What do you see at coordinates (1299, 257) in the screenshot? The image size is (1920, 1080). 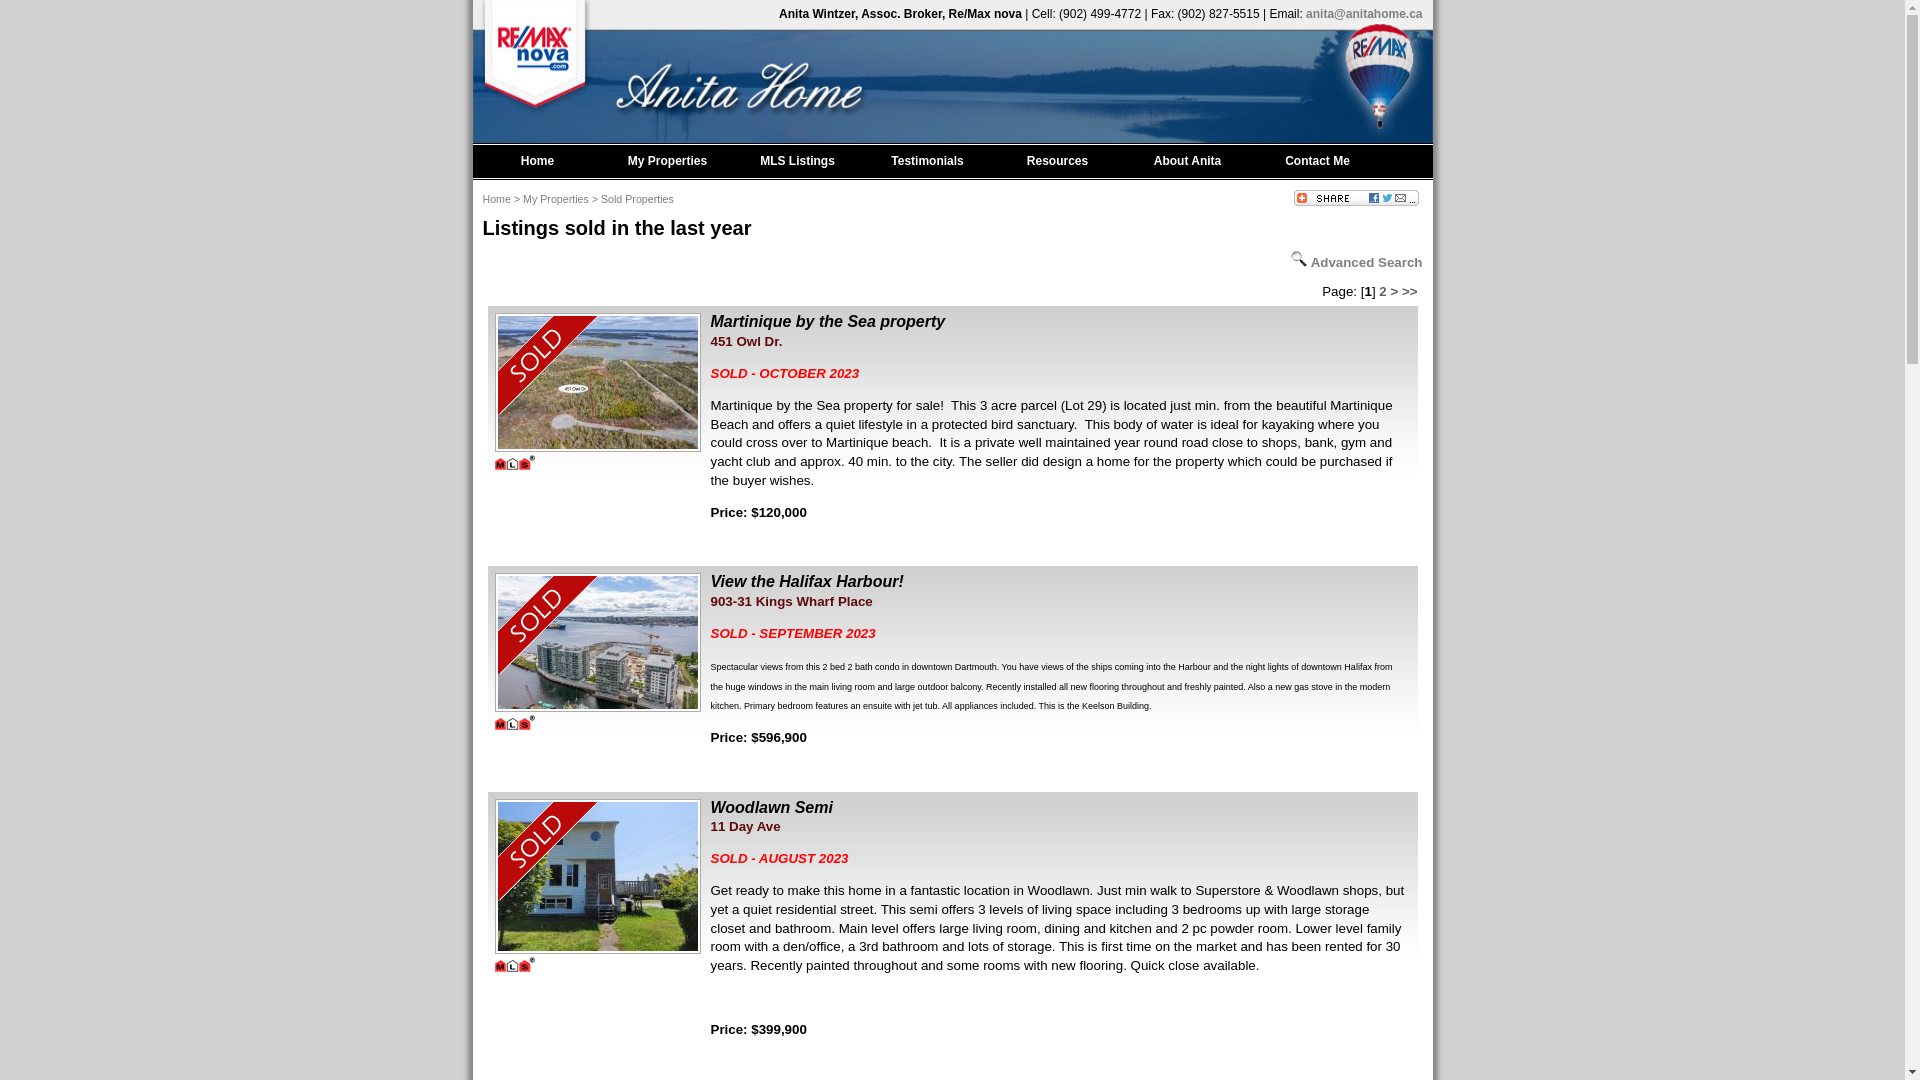 I see `'Search for listings'` at bounding box center [1299, 257].